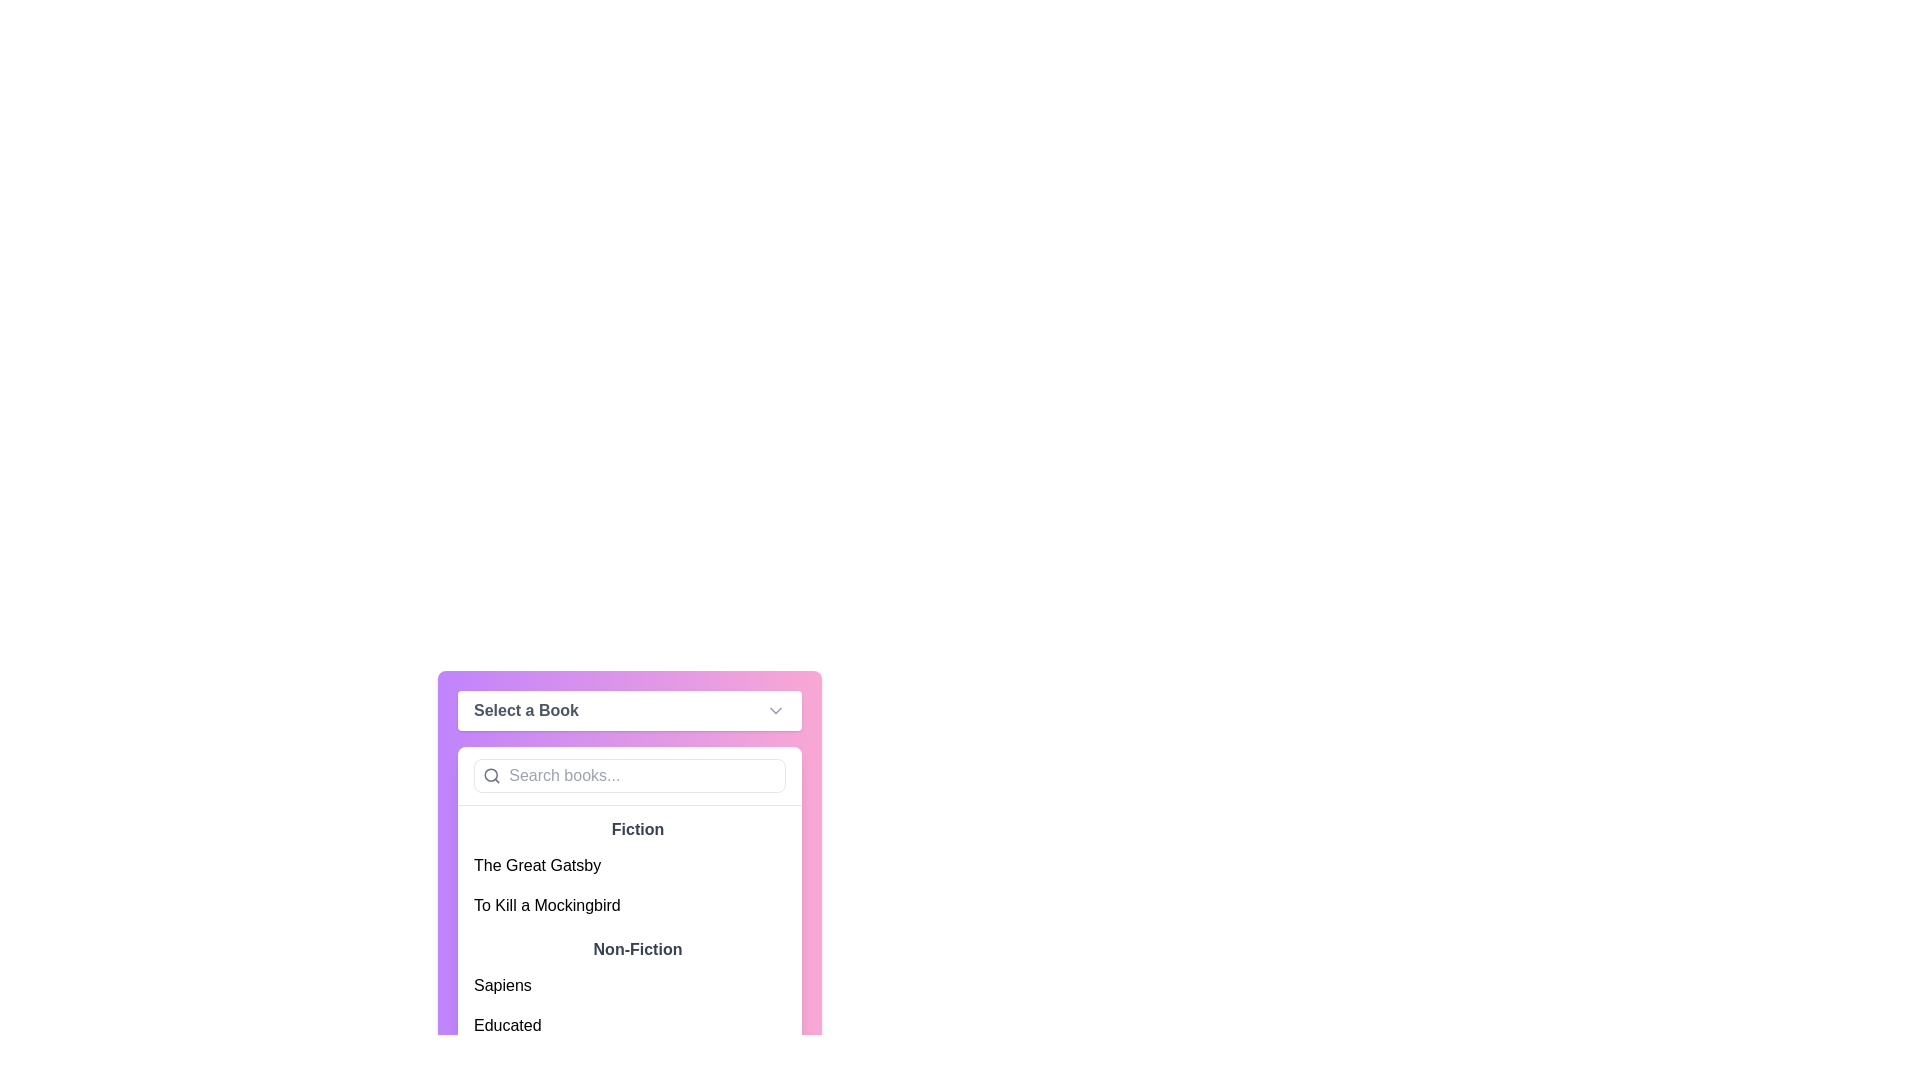 The width and height of the screenshot is (1920, 1080). What do you see at coordinates (547, 906) in the screenshot?
I see `the text label 'To Kill a Mockingbird' in the dropdown menu under the 'Fiction' category` at bounding box center [547, 906].